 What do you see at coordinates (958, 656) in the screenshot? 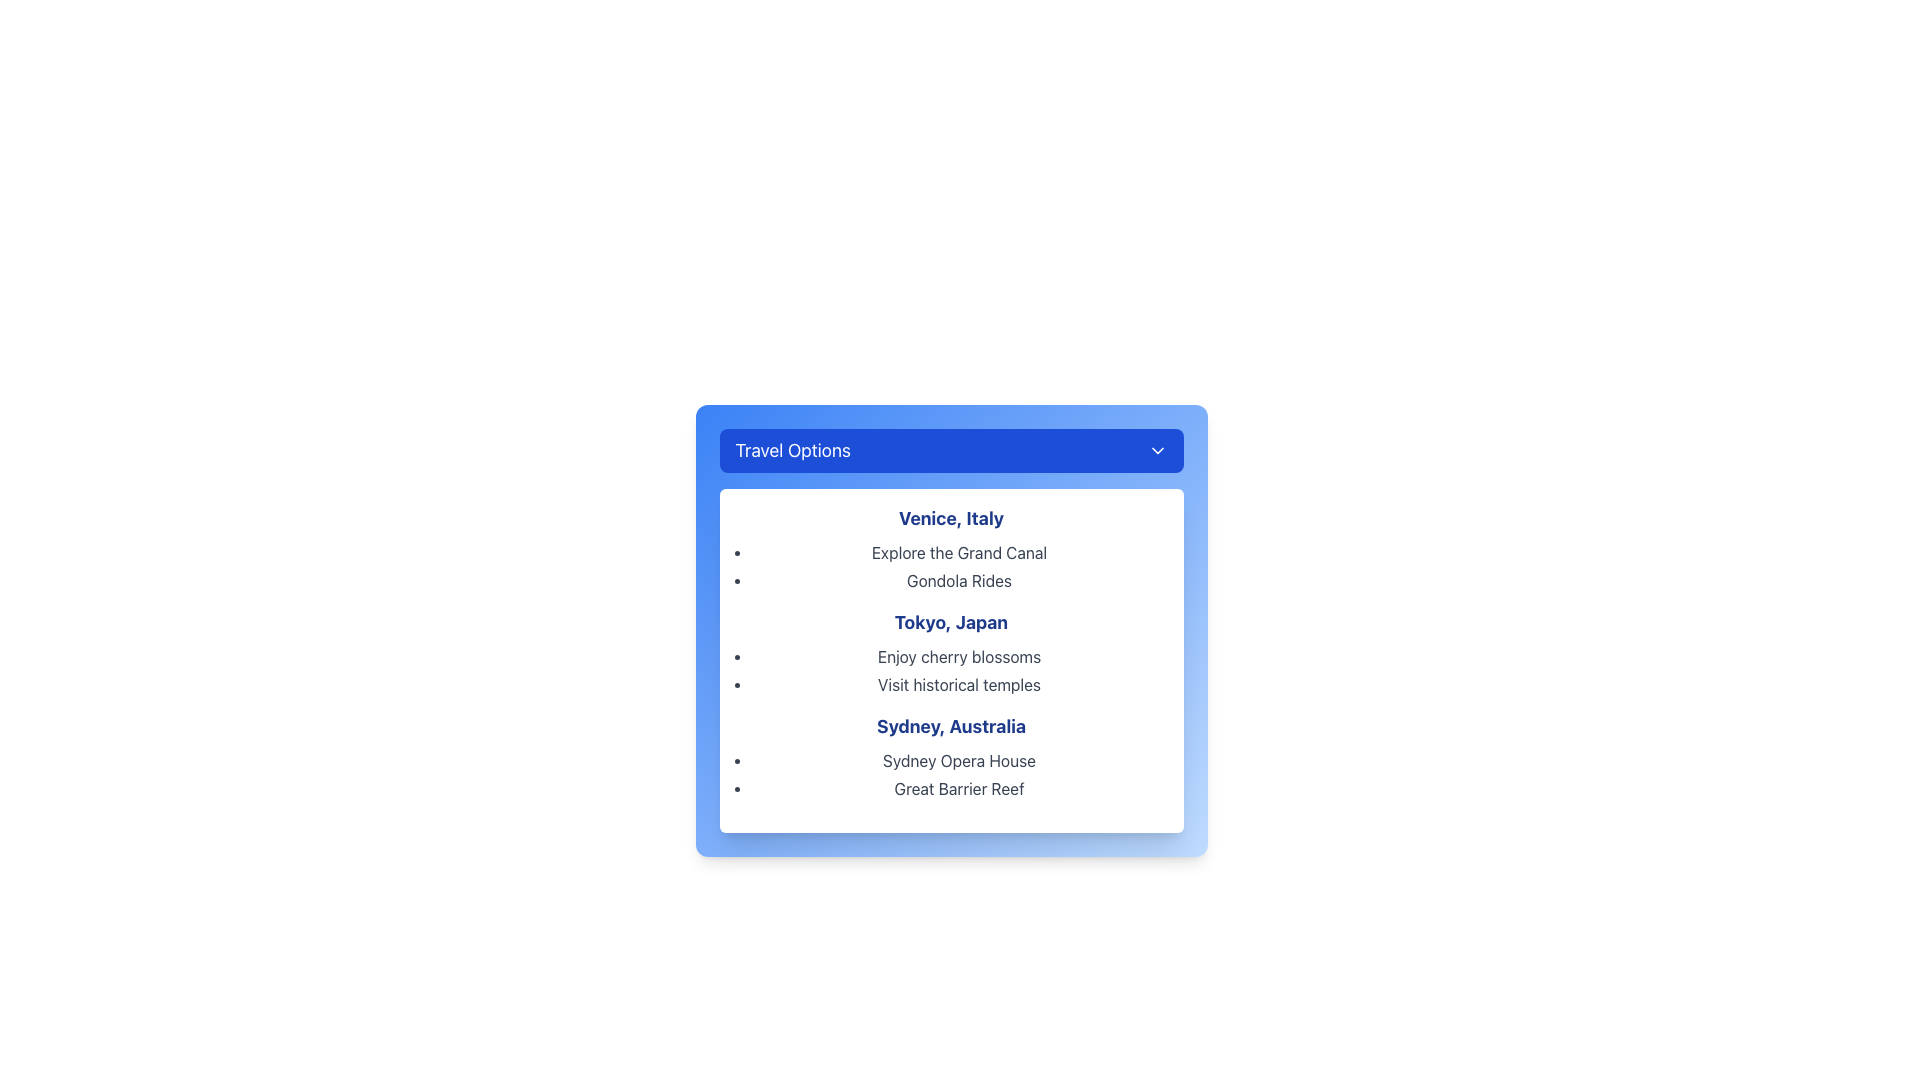
I see `text content of the first bullet point entry under the 'Tokyo, Japan' section, which is located below 'Tokyo, Japan' and above 'Visit historical temples'` at bounding box center [958, 656].